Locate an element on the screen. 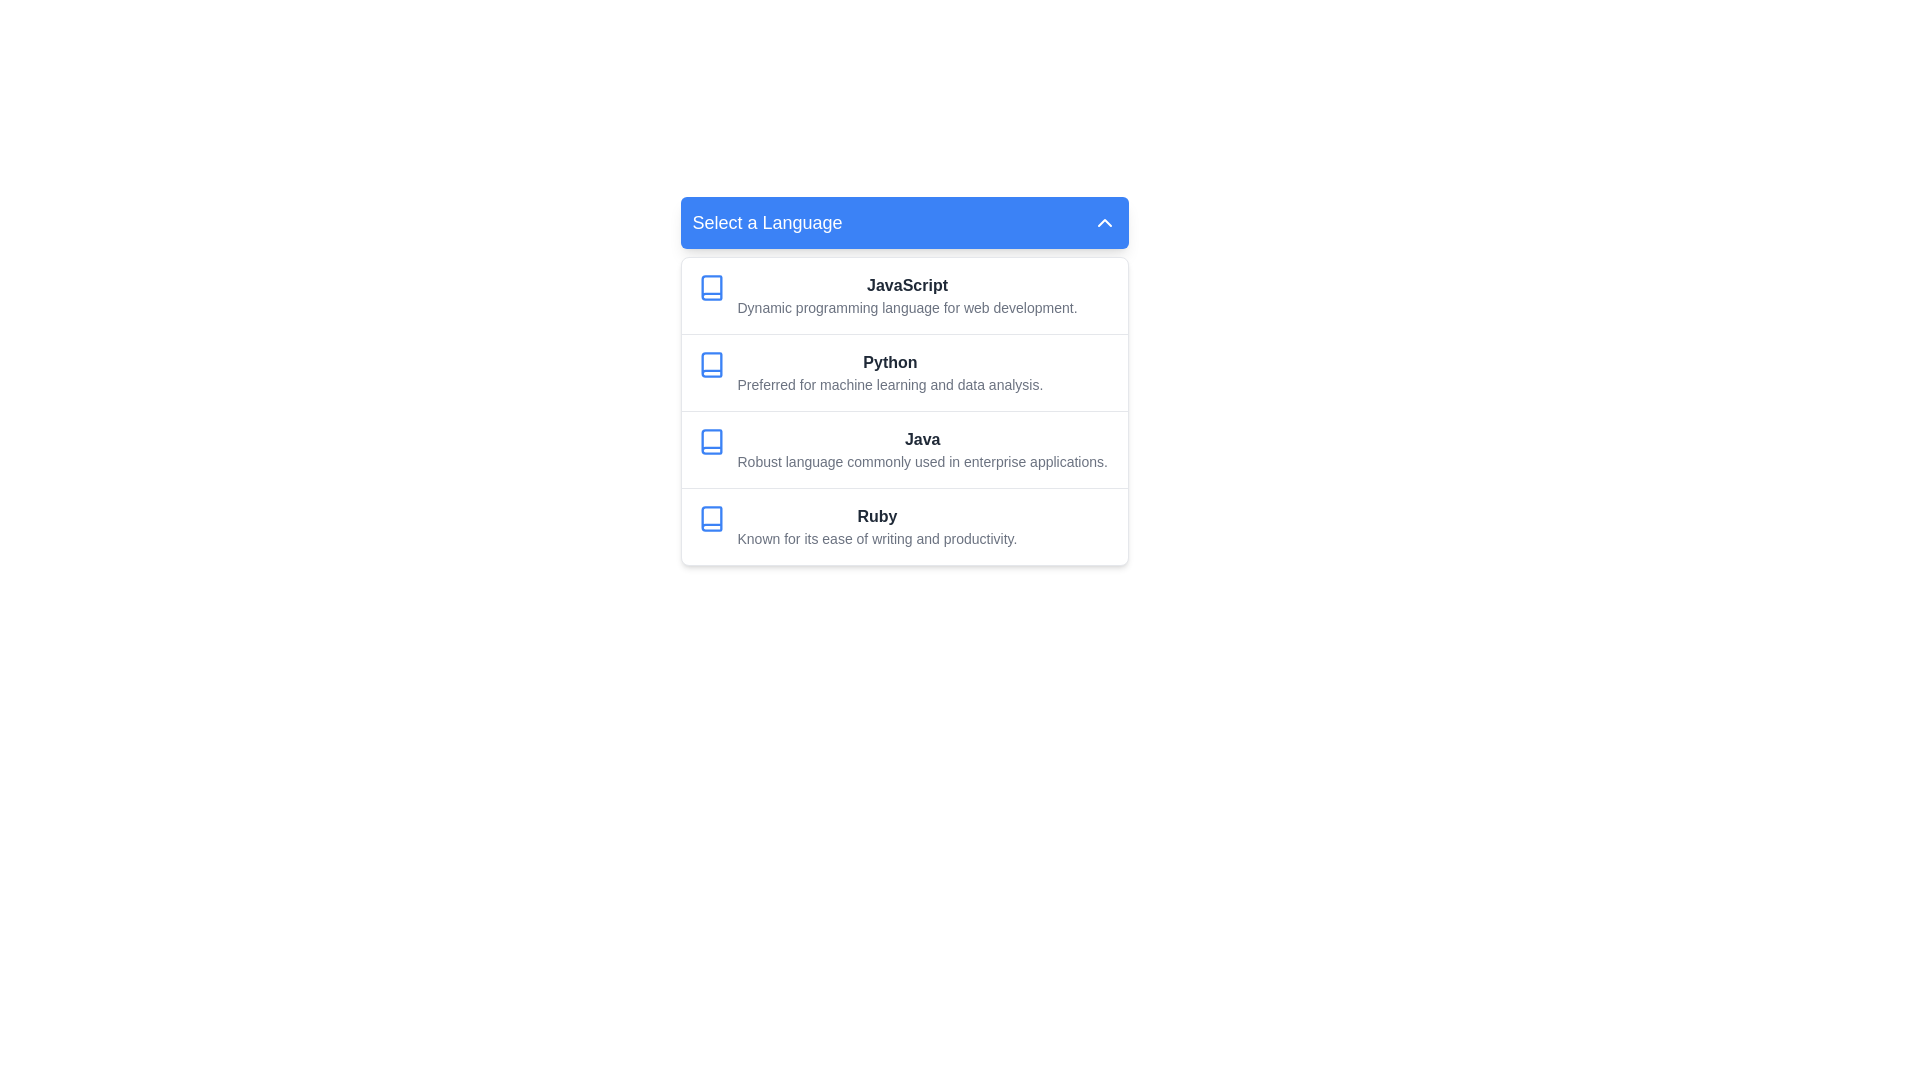 This screenshot has height=1080, width=1920. the first list item in the dropdown menu labeled 'Select a Language' that displays 'JavaScript' in bold and 'Dynamic programming language for web development' in a smaller font is located at coordinates (906, 296).